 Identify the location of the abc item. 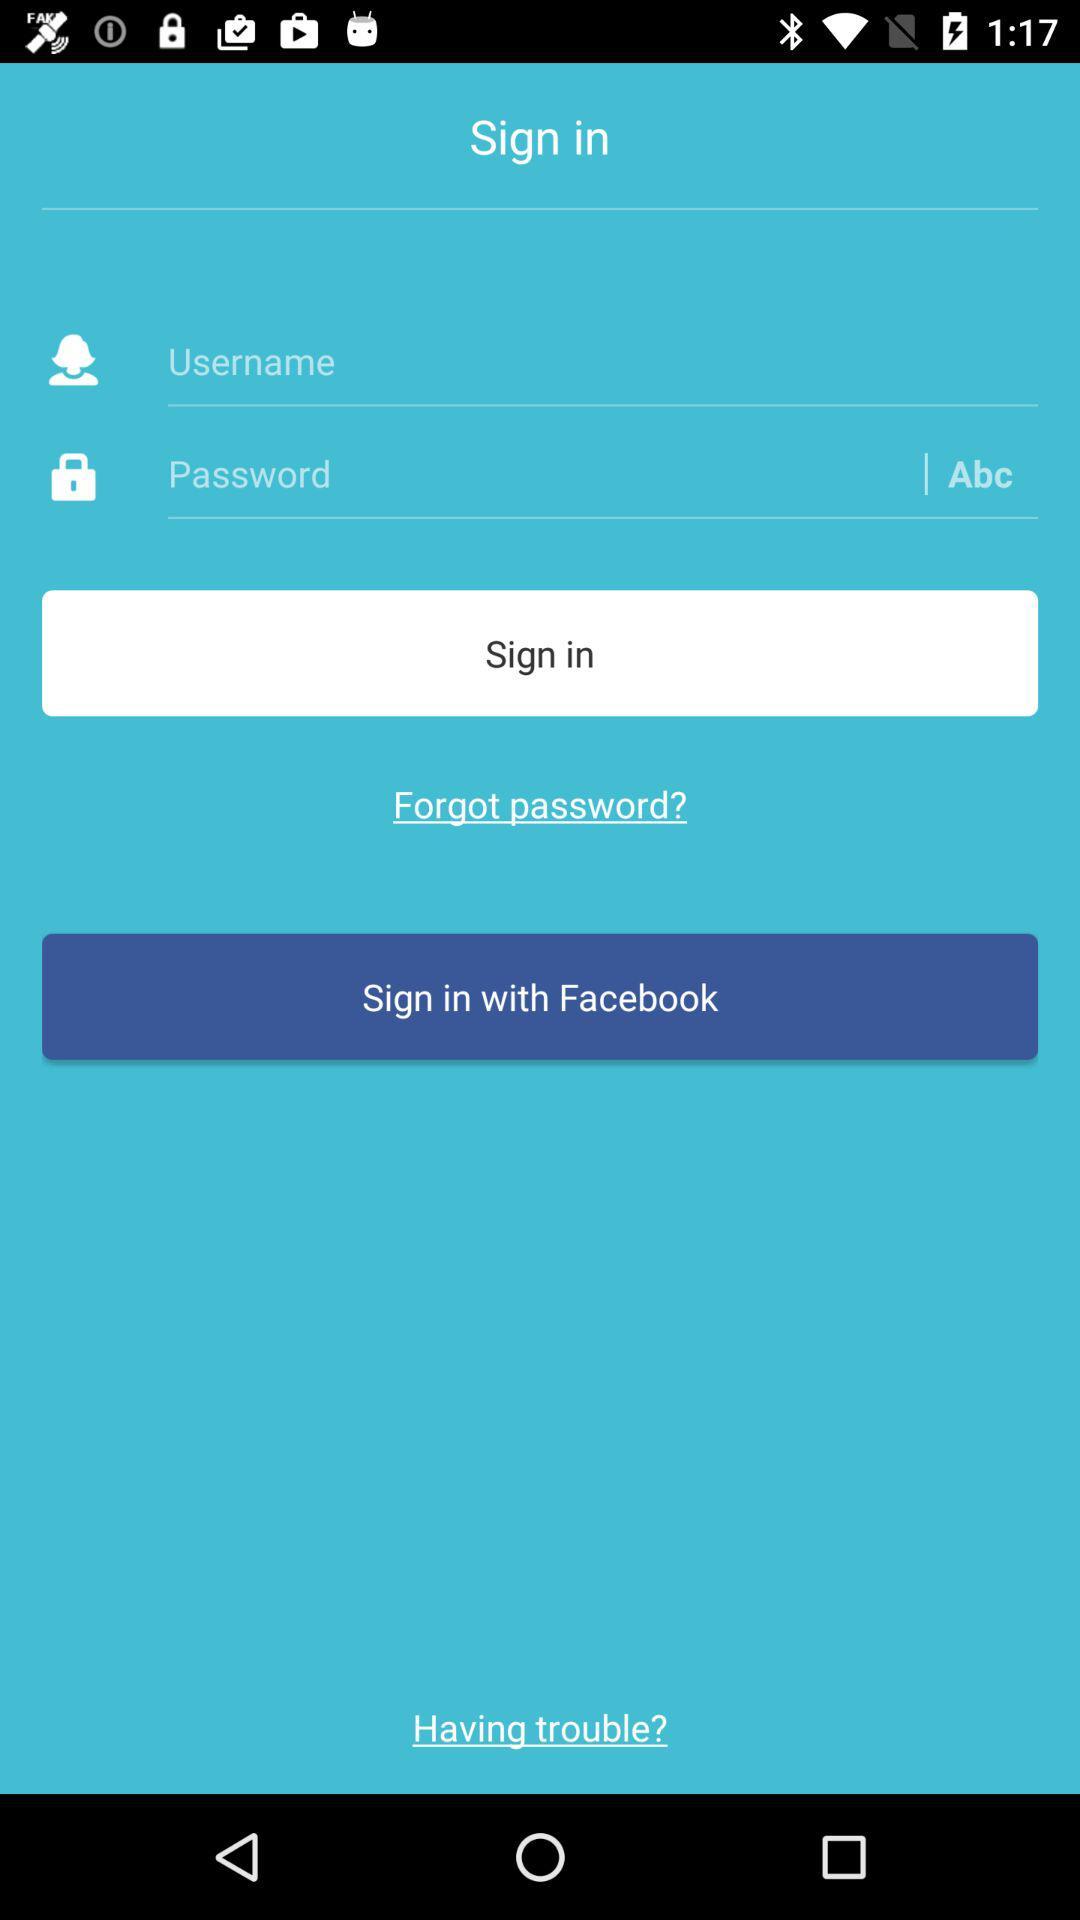
(979, 472).